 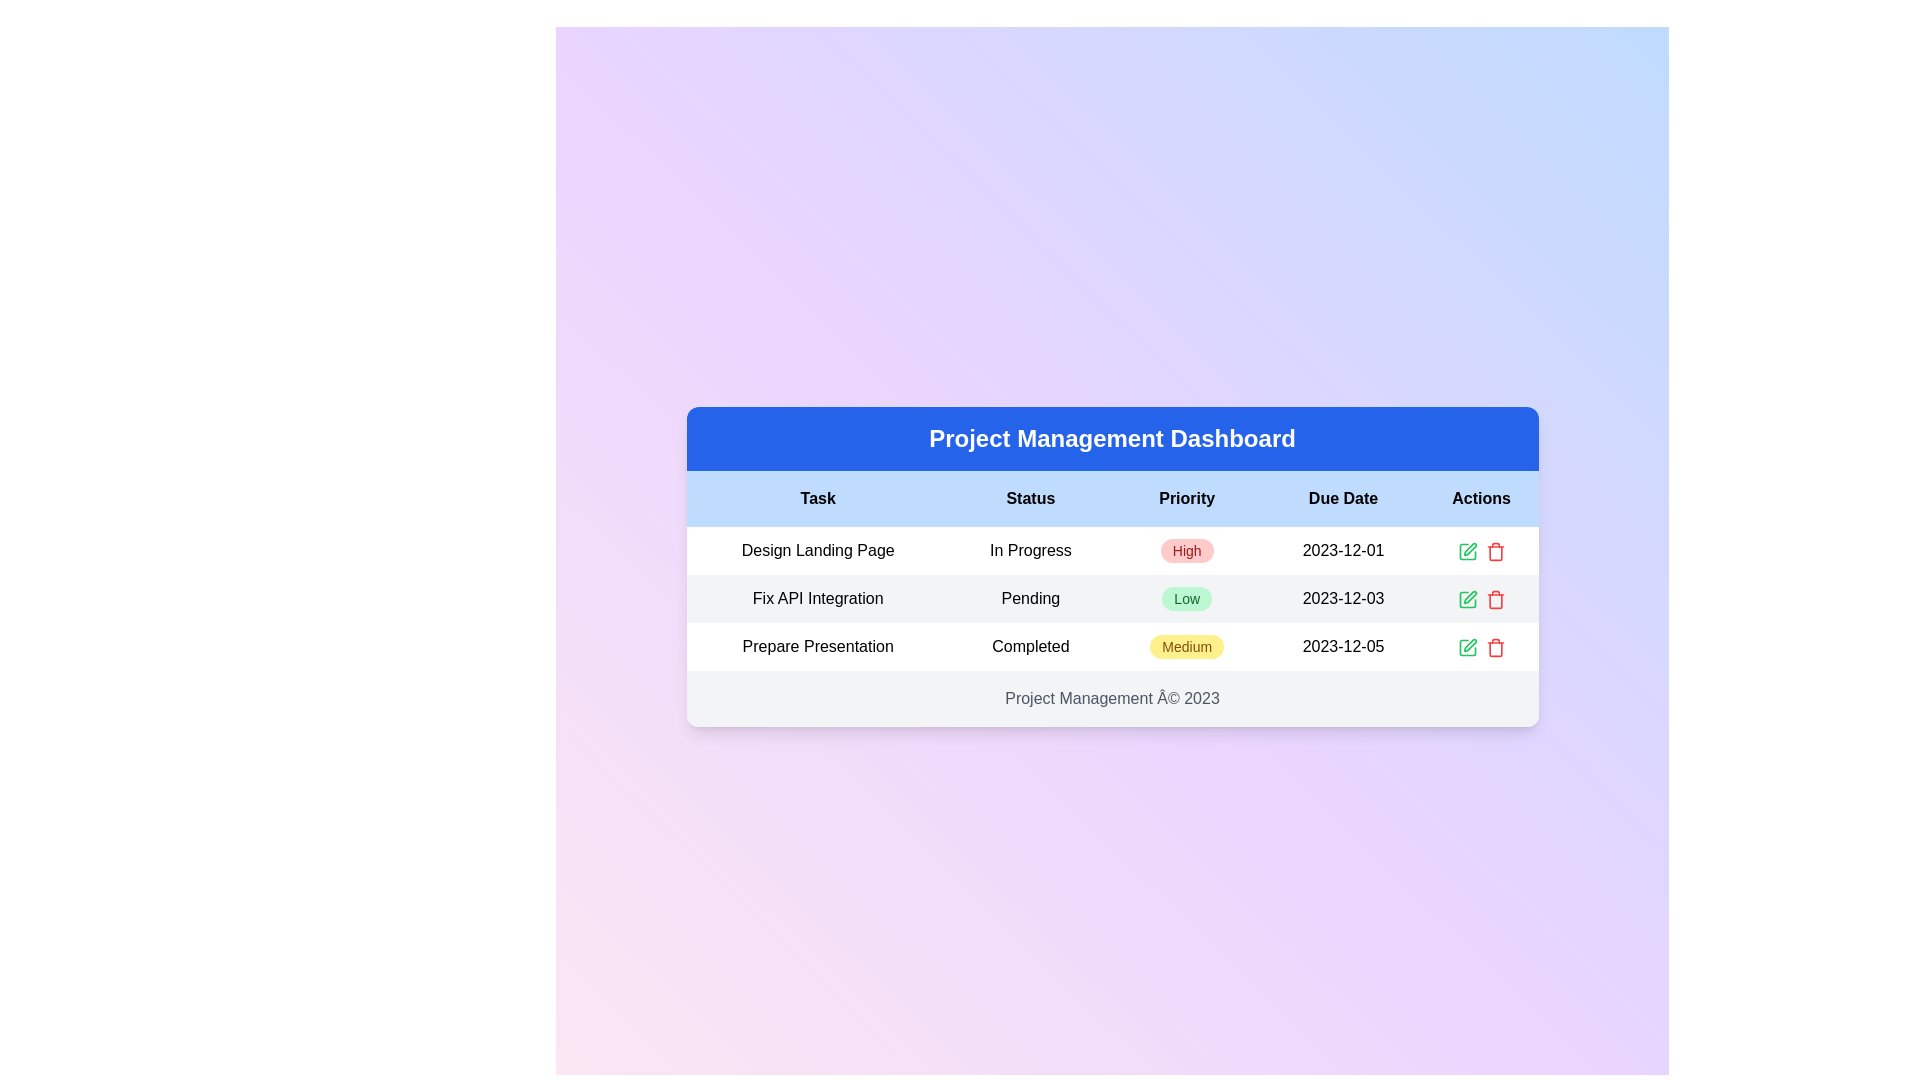 I want to click on the trash/delete icon button with a red stroke in the 'Actions' column of the table, so click(x=1495, y=551).